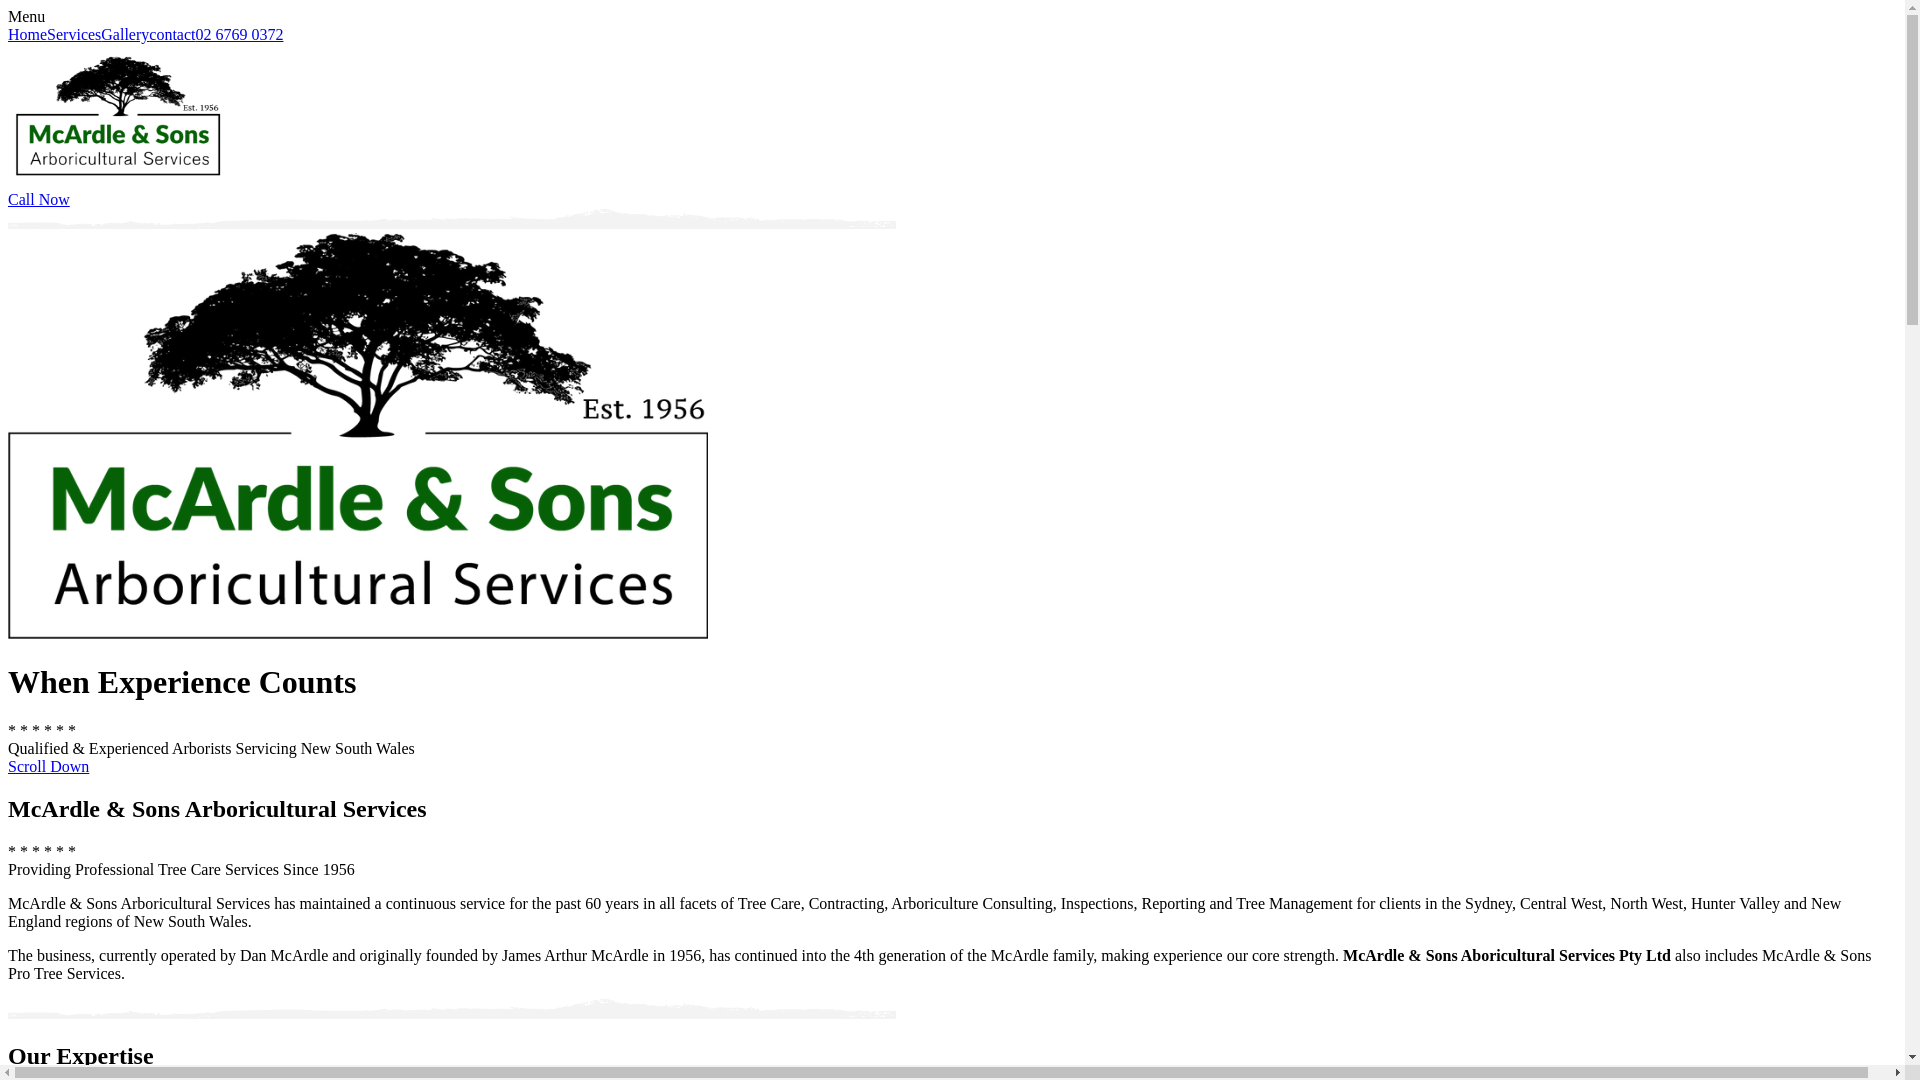  What do you see at coordinates (196, 34) in the screenshot?
I see `'02 6769 0372'` at bounding box center [196, 34].